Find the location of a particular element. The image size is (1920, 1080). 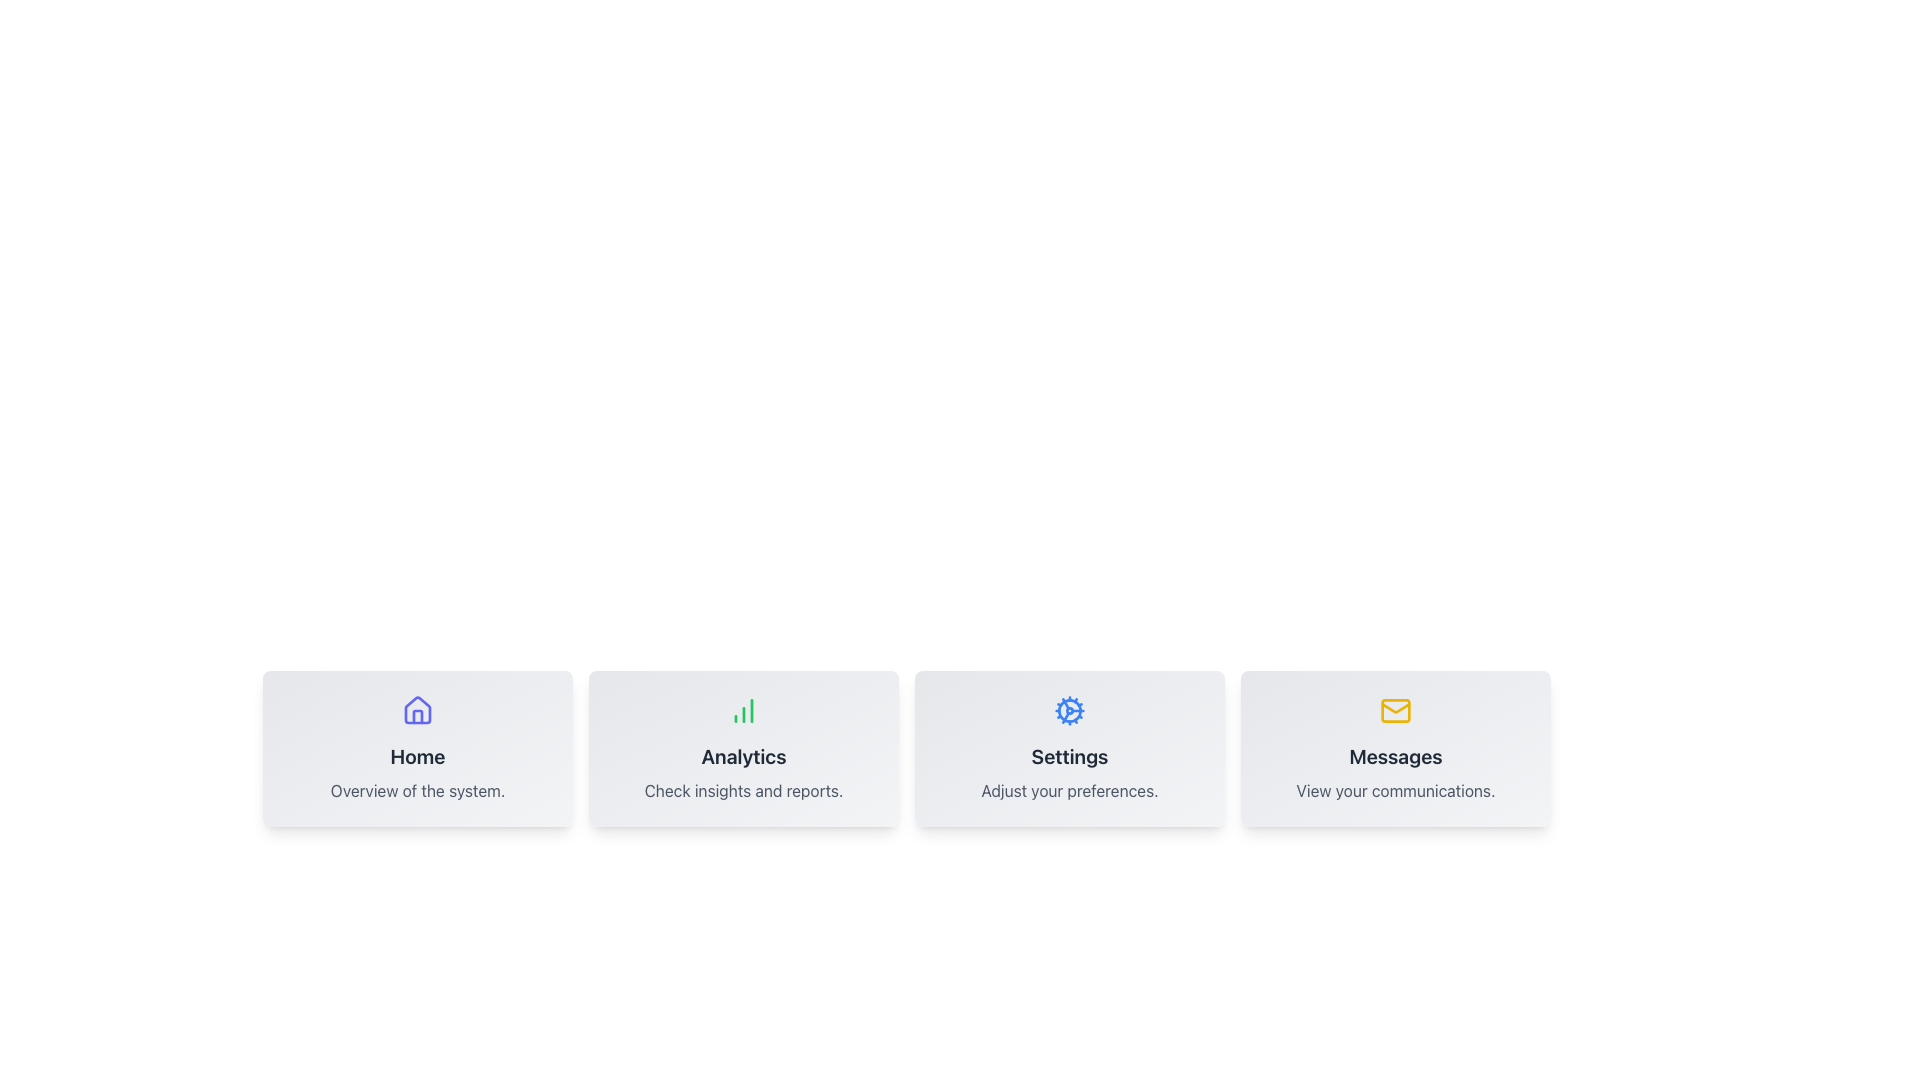

the 'Settings' icon located in the third panel of the horizontal layout is located at coordinates (1069, 709).